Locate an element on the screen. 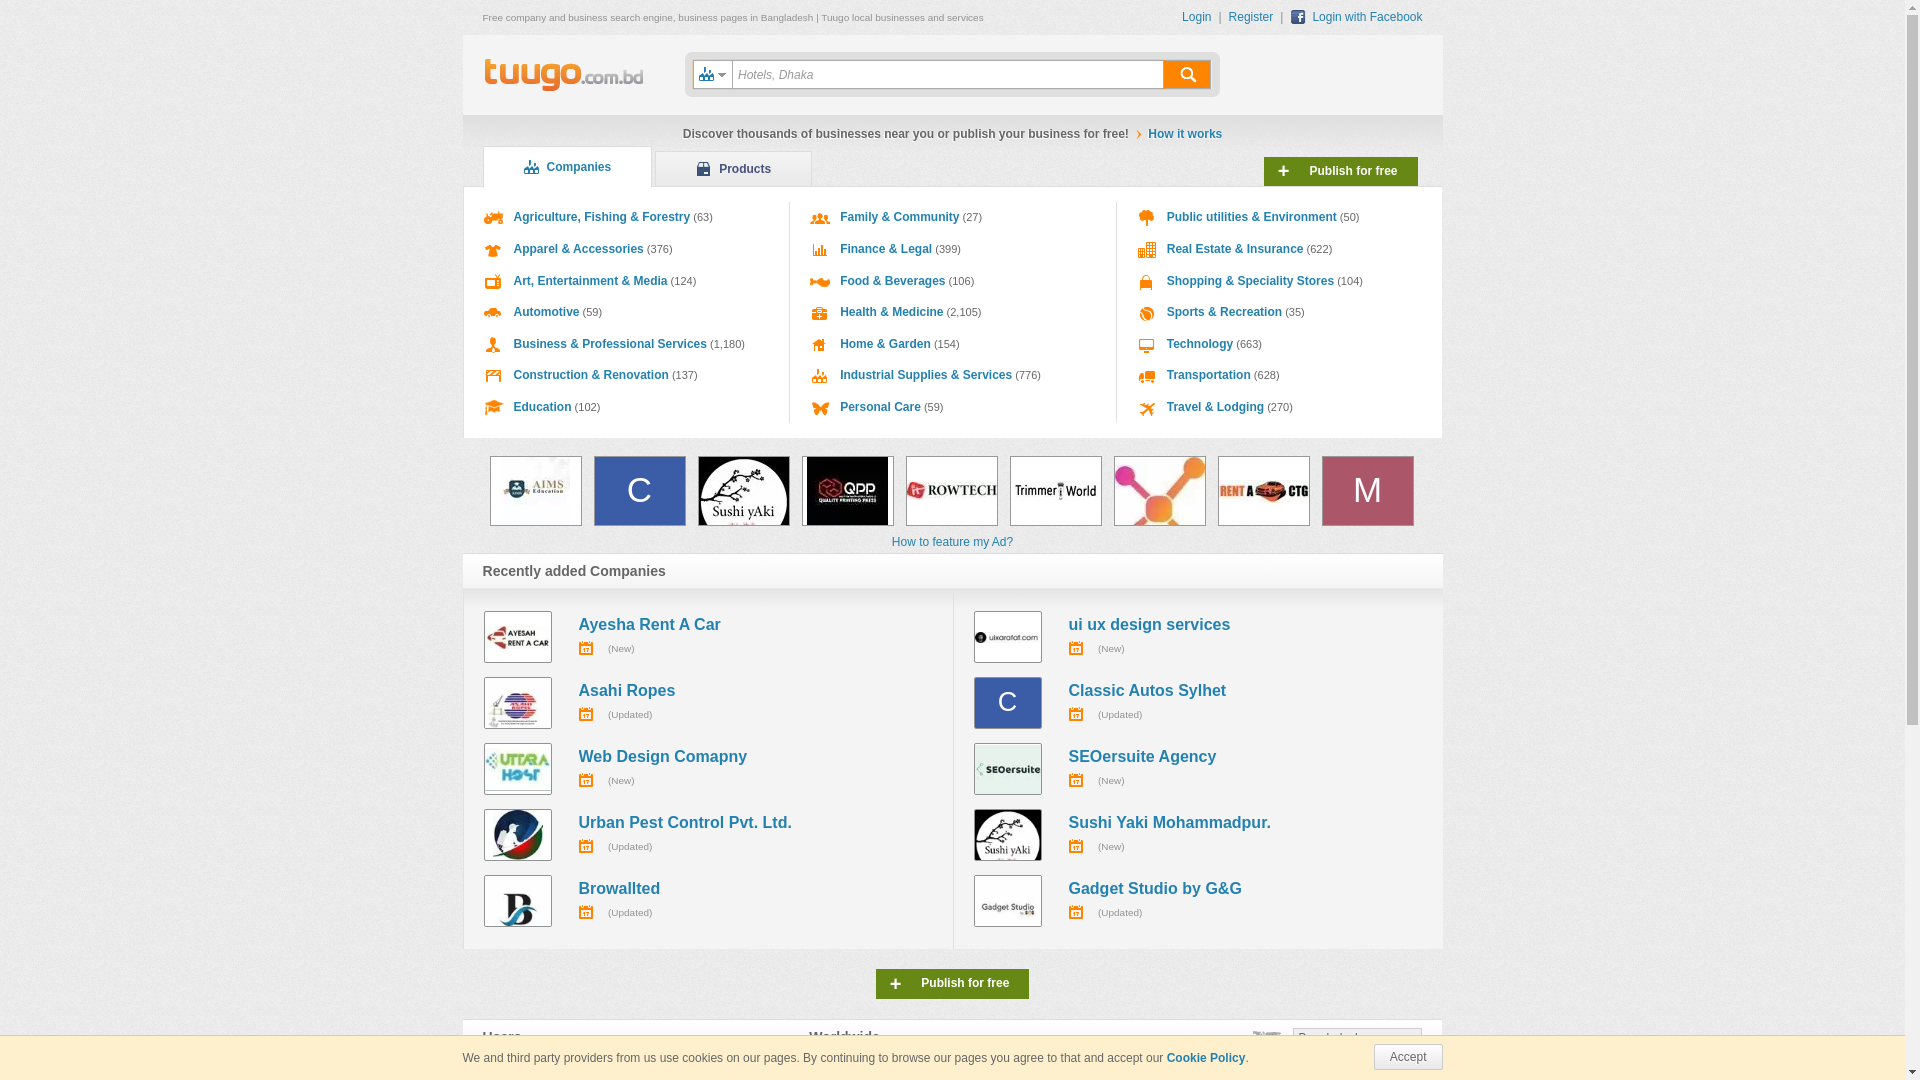 The height and width of the screenshot is (1080, 1920). ' Real Estate & Insurance (622)' is located at coordinates (1280, 249).